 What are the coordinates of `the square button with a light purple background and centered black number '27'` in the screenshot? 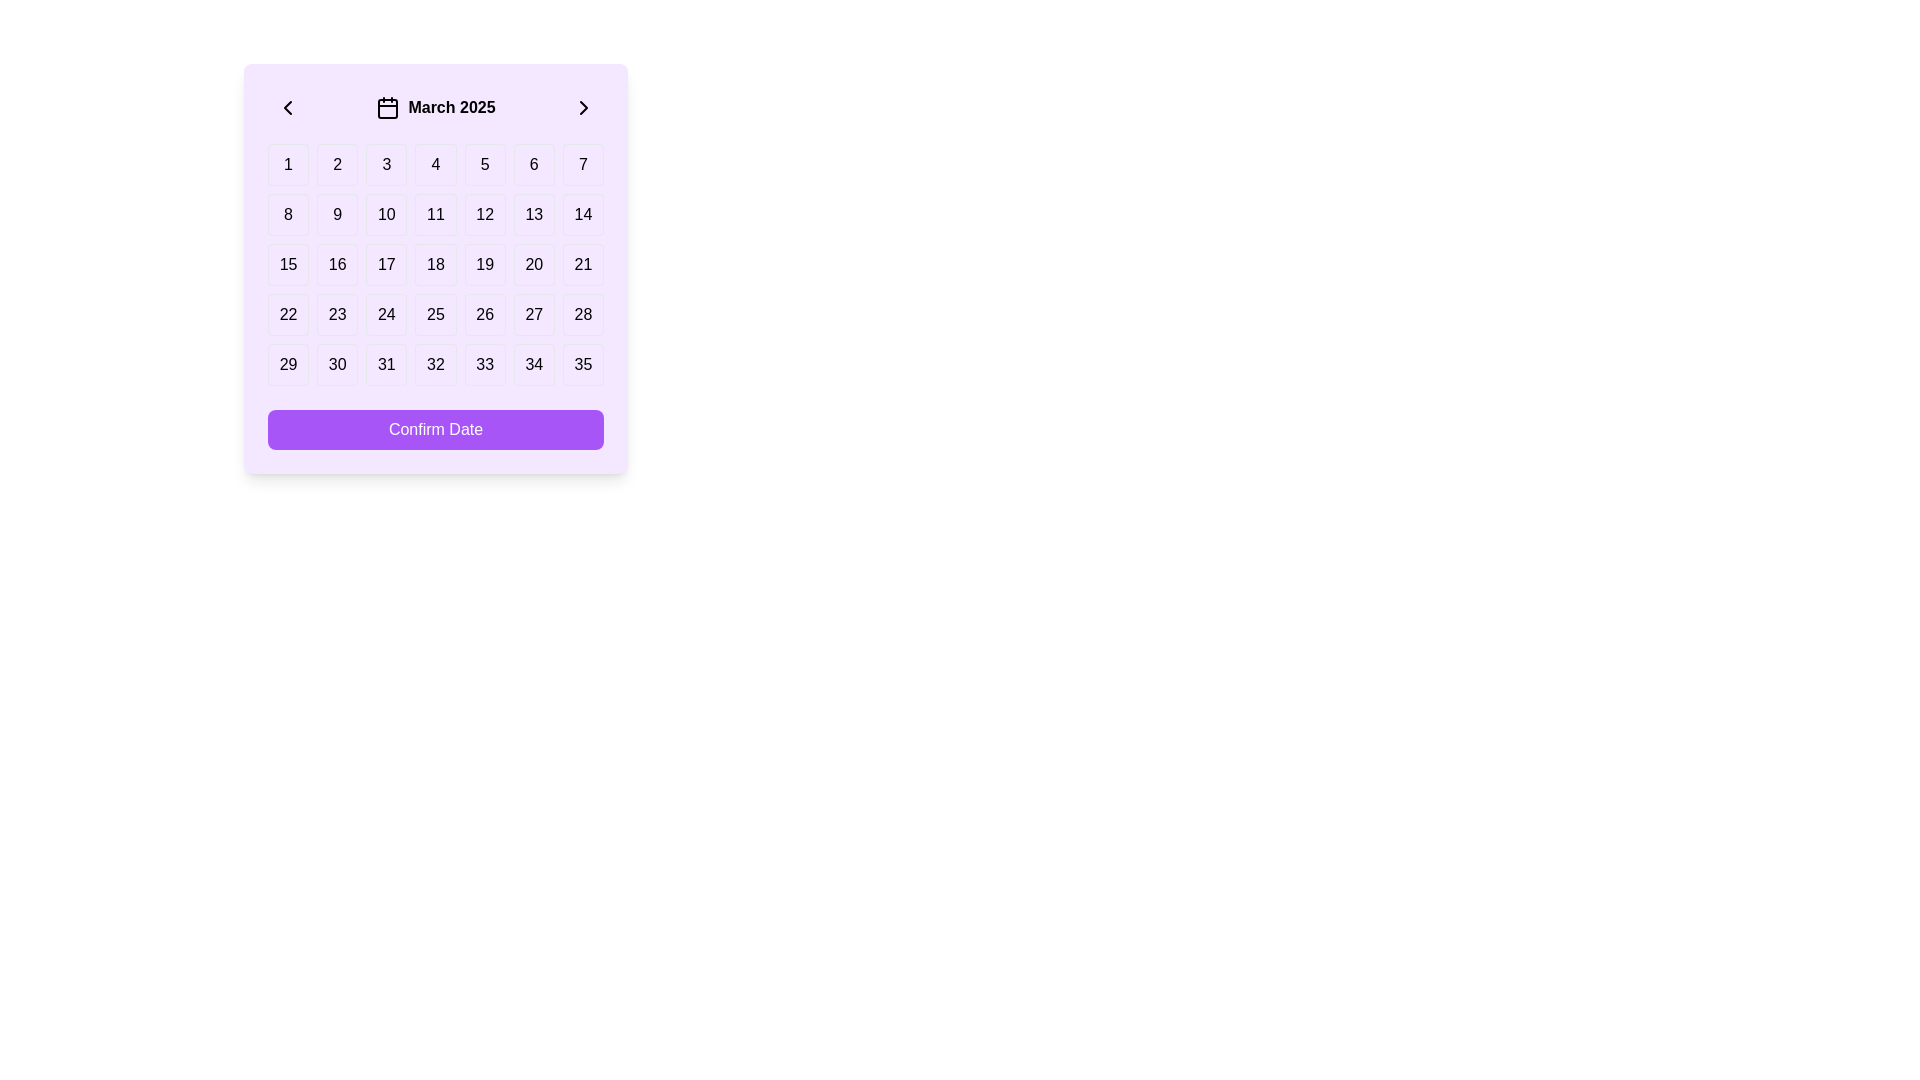 It's located at (533, 315).